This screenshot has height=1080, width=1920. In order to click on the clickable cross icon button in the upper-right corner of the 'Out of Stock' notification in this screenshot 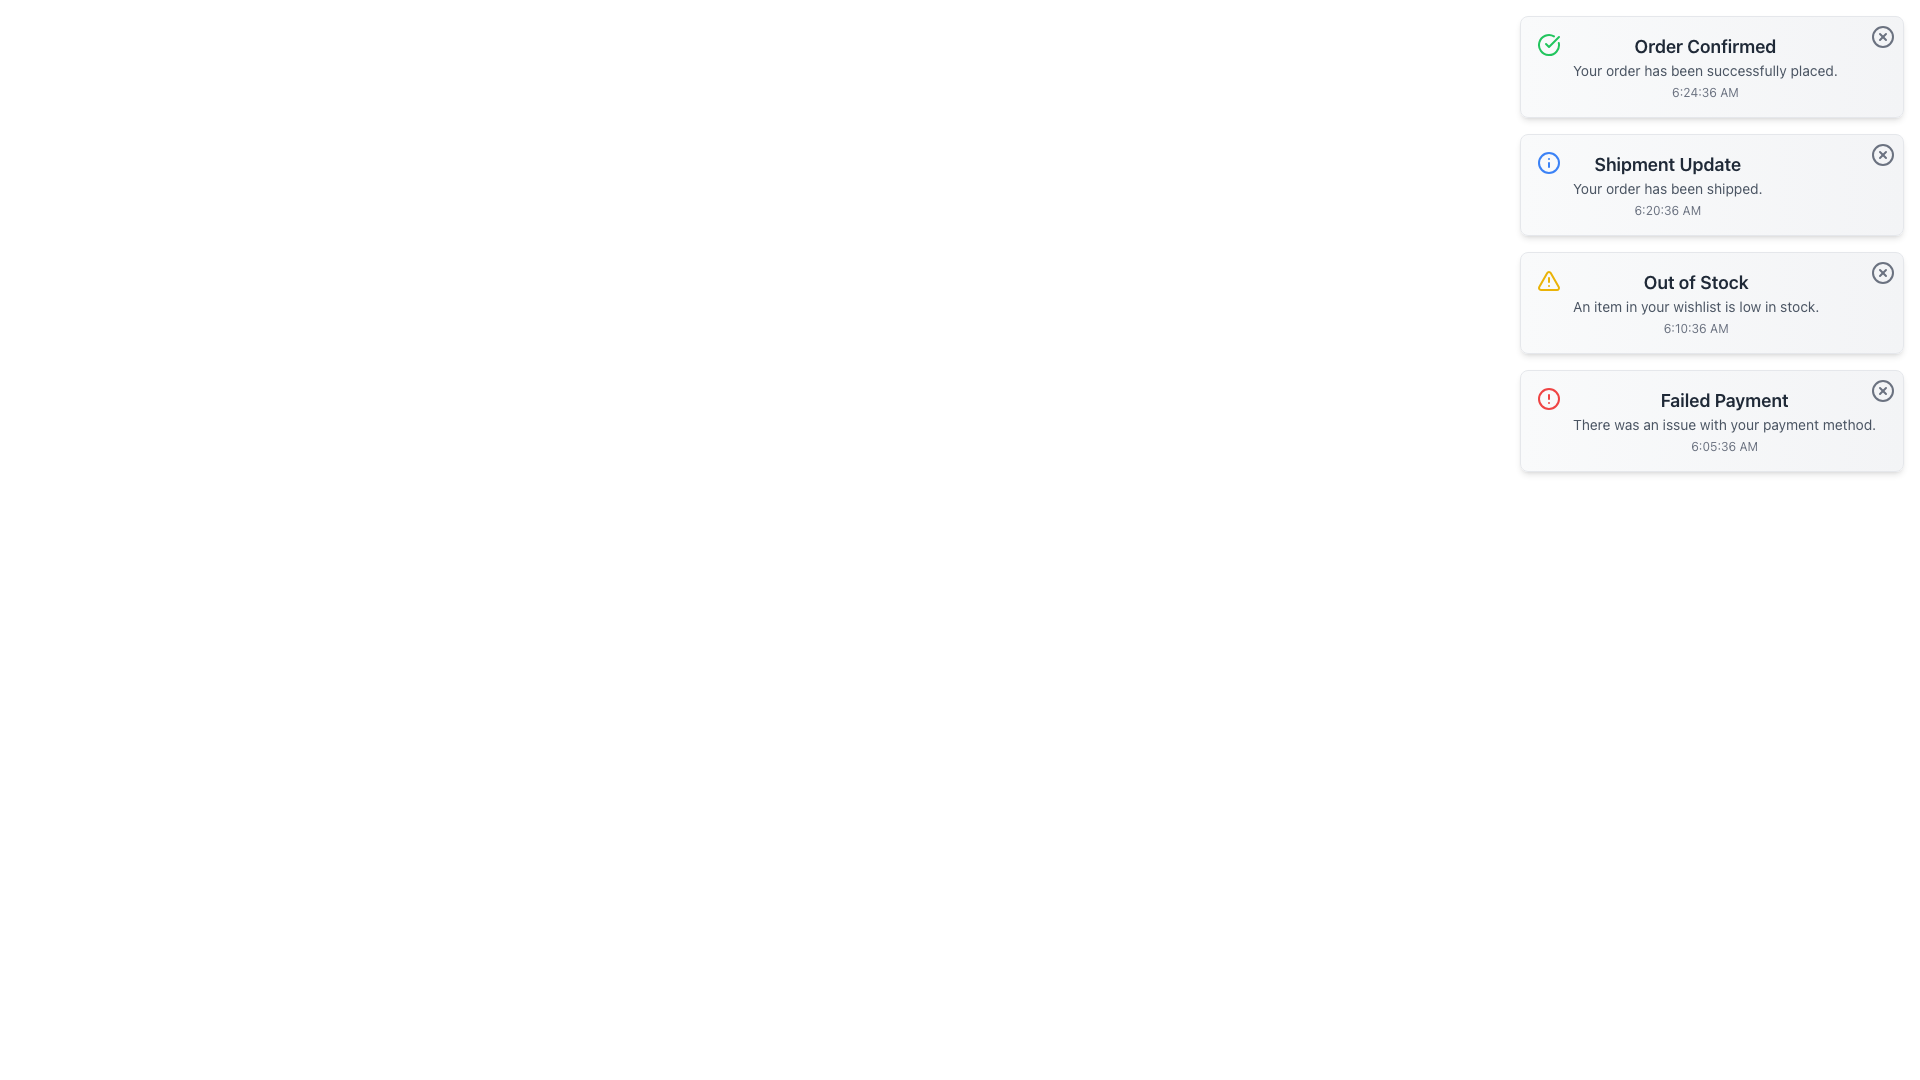, I will do `click(1881, 273)`.